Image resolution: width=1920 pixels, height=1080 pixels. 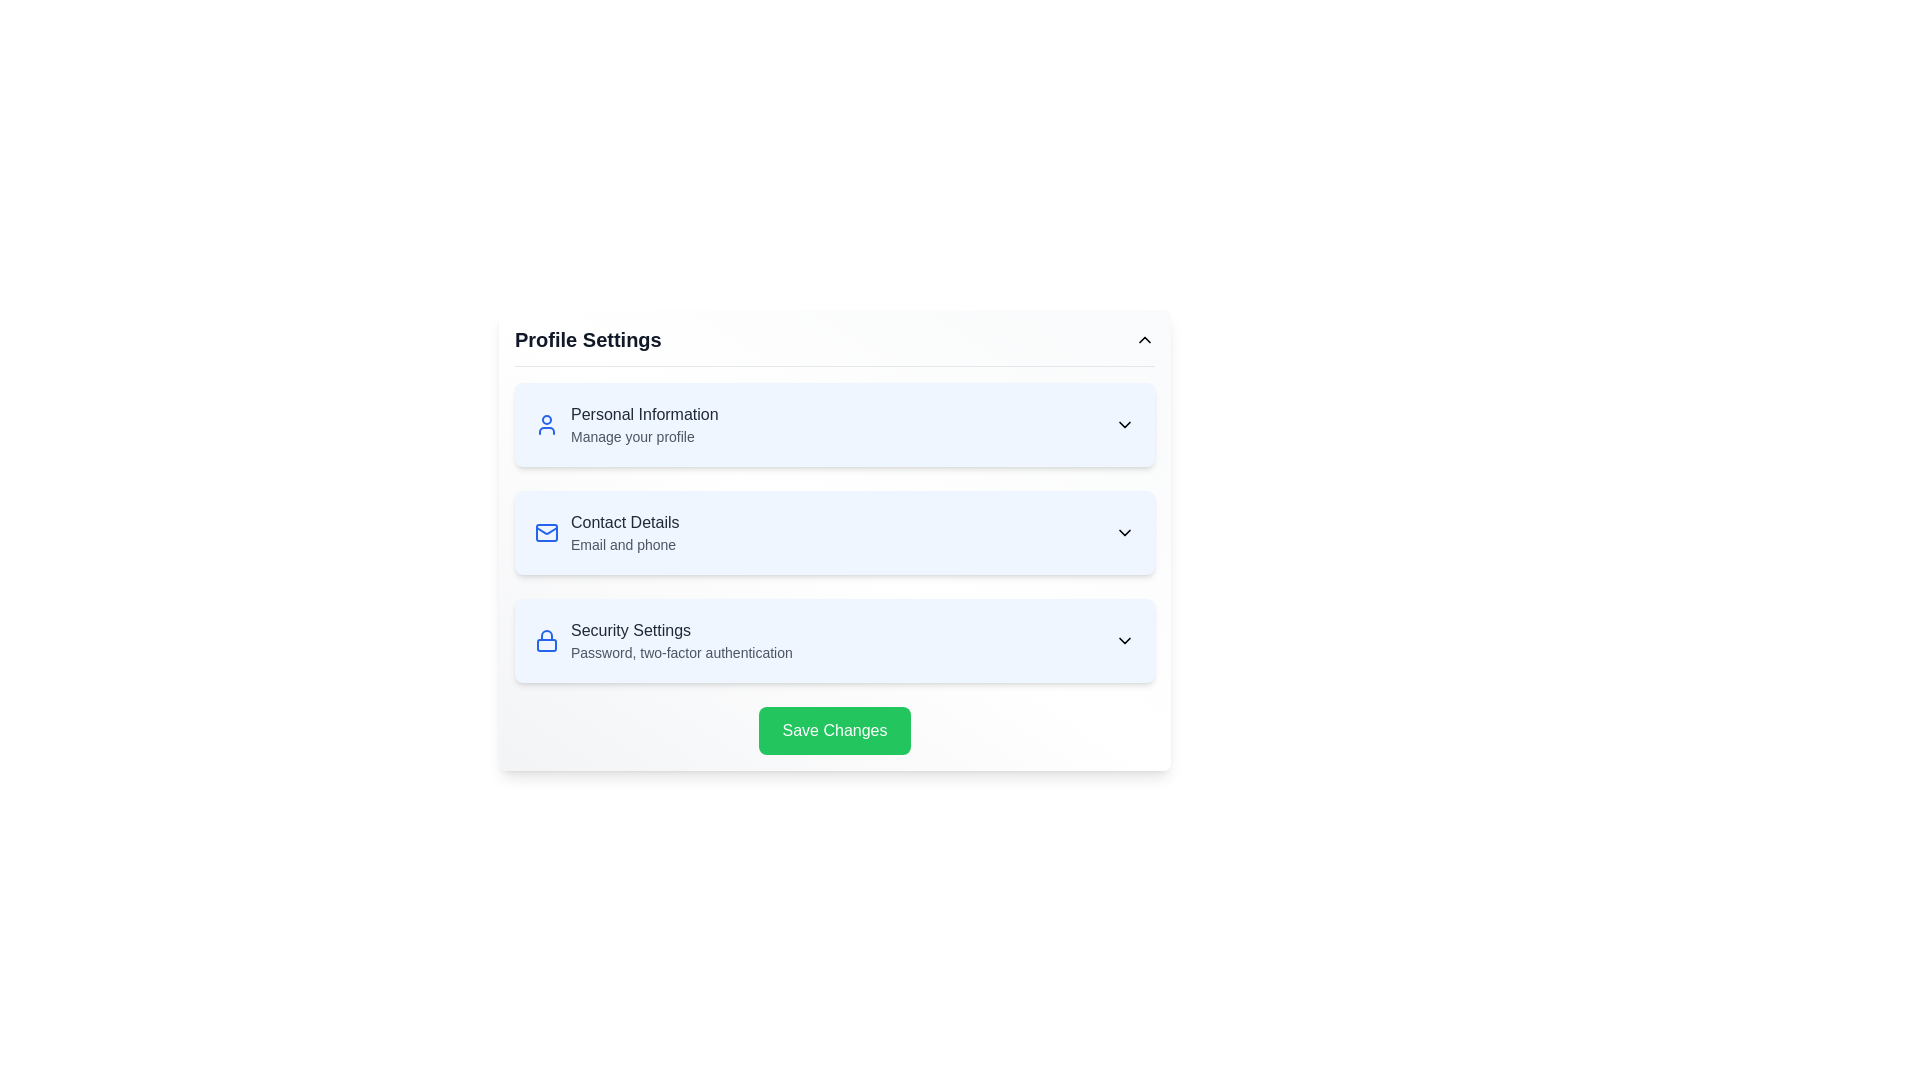 What do you see at coordinates (547, 531) in the screenshot?
I see `the outlined blue email icon located in the 'Contact Details' section, positioned to the left of the text 'Contact Details' and 'Email and phone'` at bounding box center [547, 531].